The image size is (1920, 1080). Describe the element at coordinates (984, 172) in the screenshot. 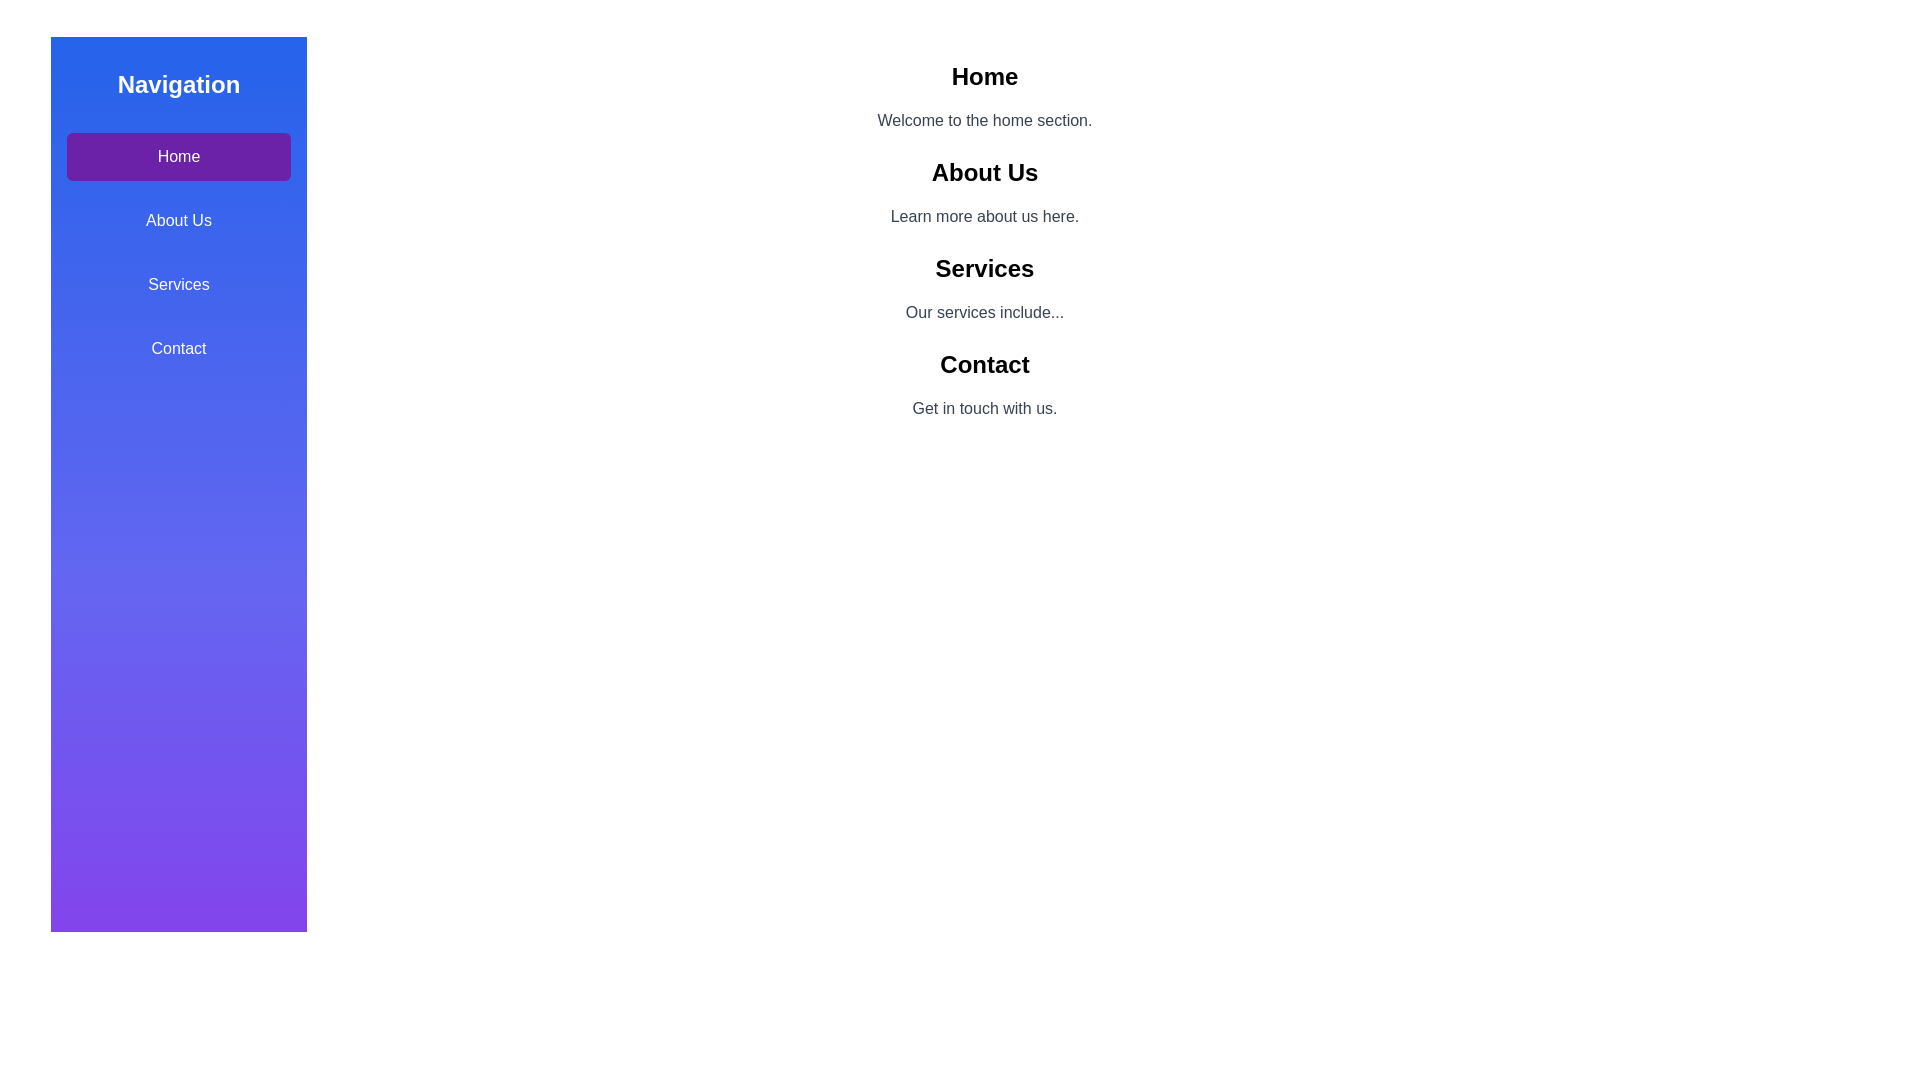

I see `the Heading Text that serves as a visual indicator for the 'About Us' section, located near the upper portion of the central content area, above the secondary text` at that location.